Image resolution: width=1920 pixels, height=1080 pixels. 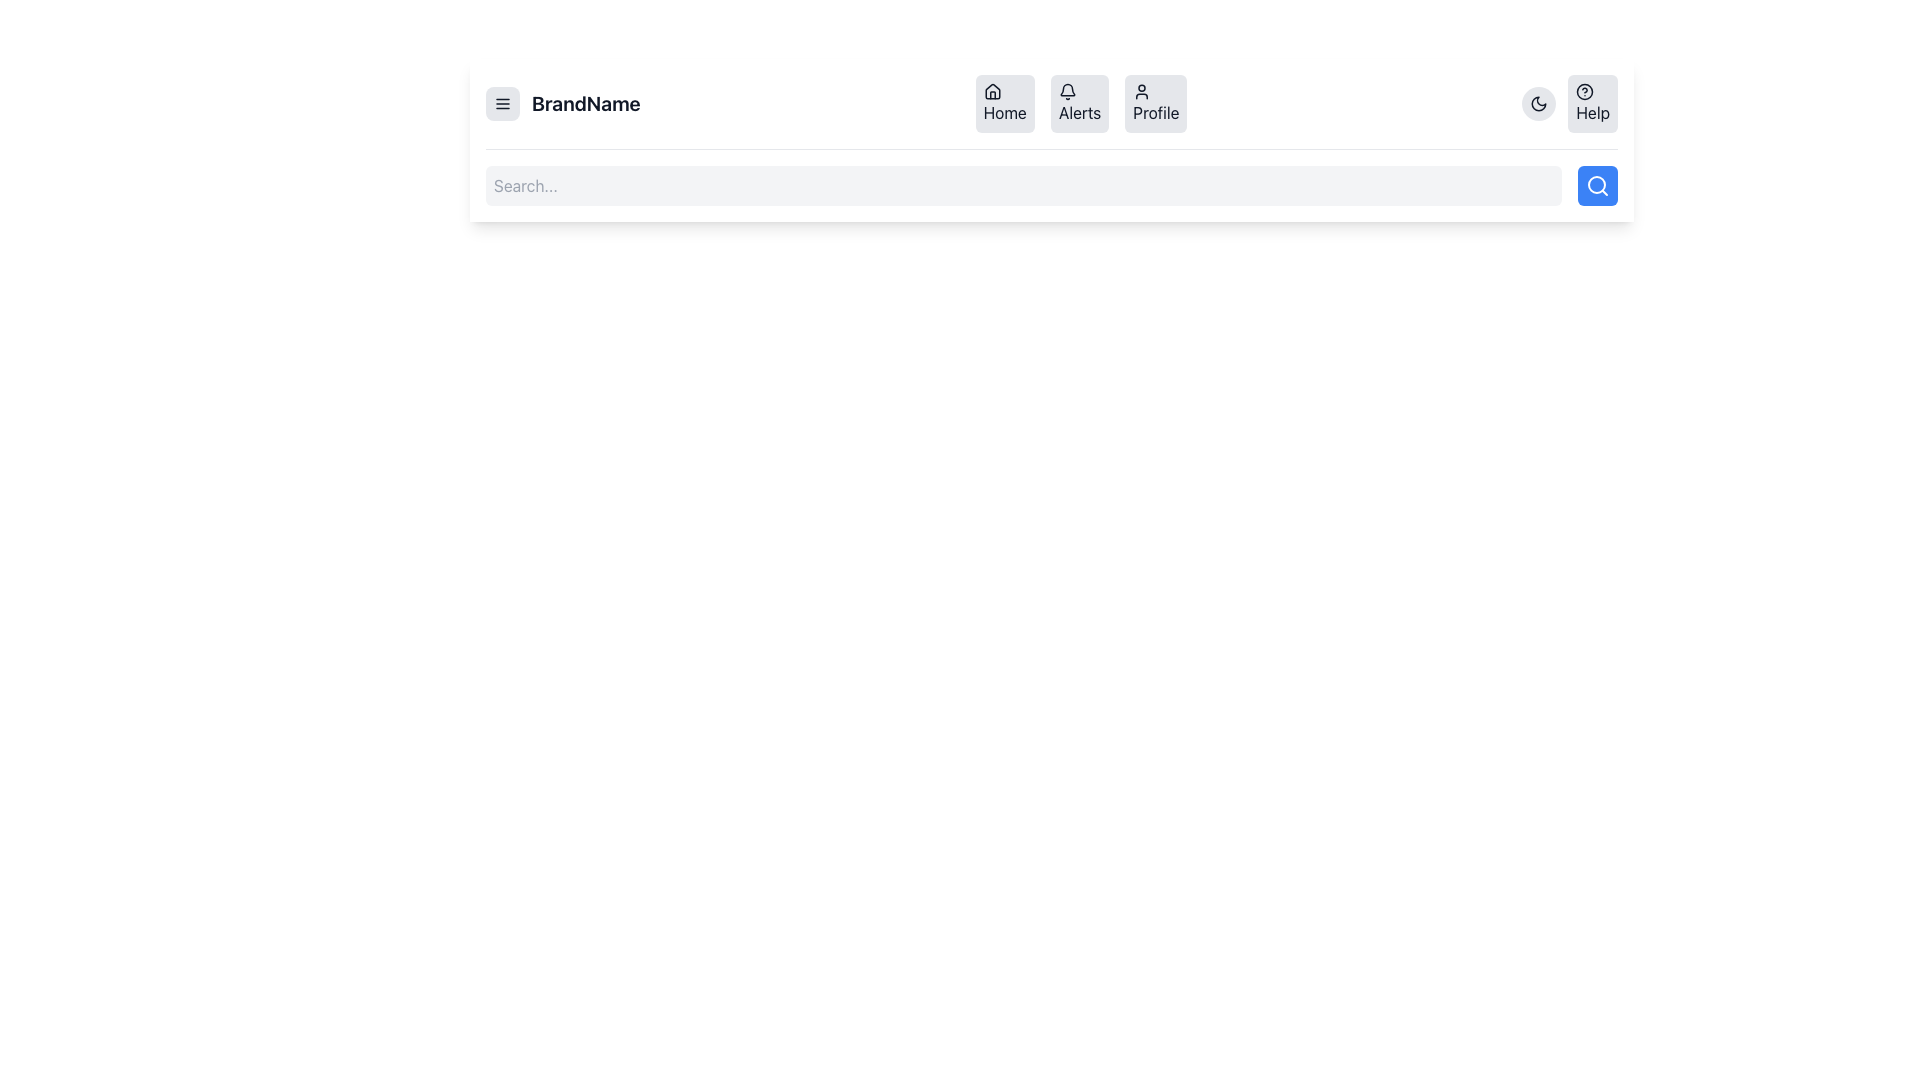 I want to click on the 'menu' button, which is a light gray rounded rectangular button with a three-line icon, located to the left of the 'BrandName' text, so click(x=503, y=104).